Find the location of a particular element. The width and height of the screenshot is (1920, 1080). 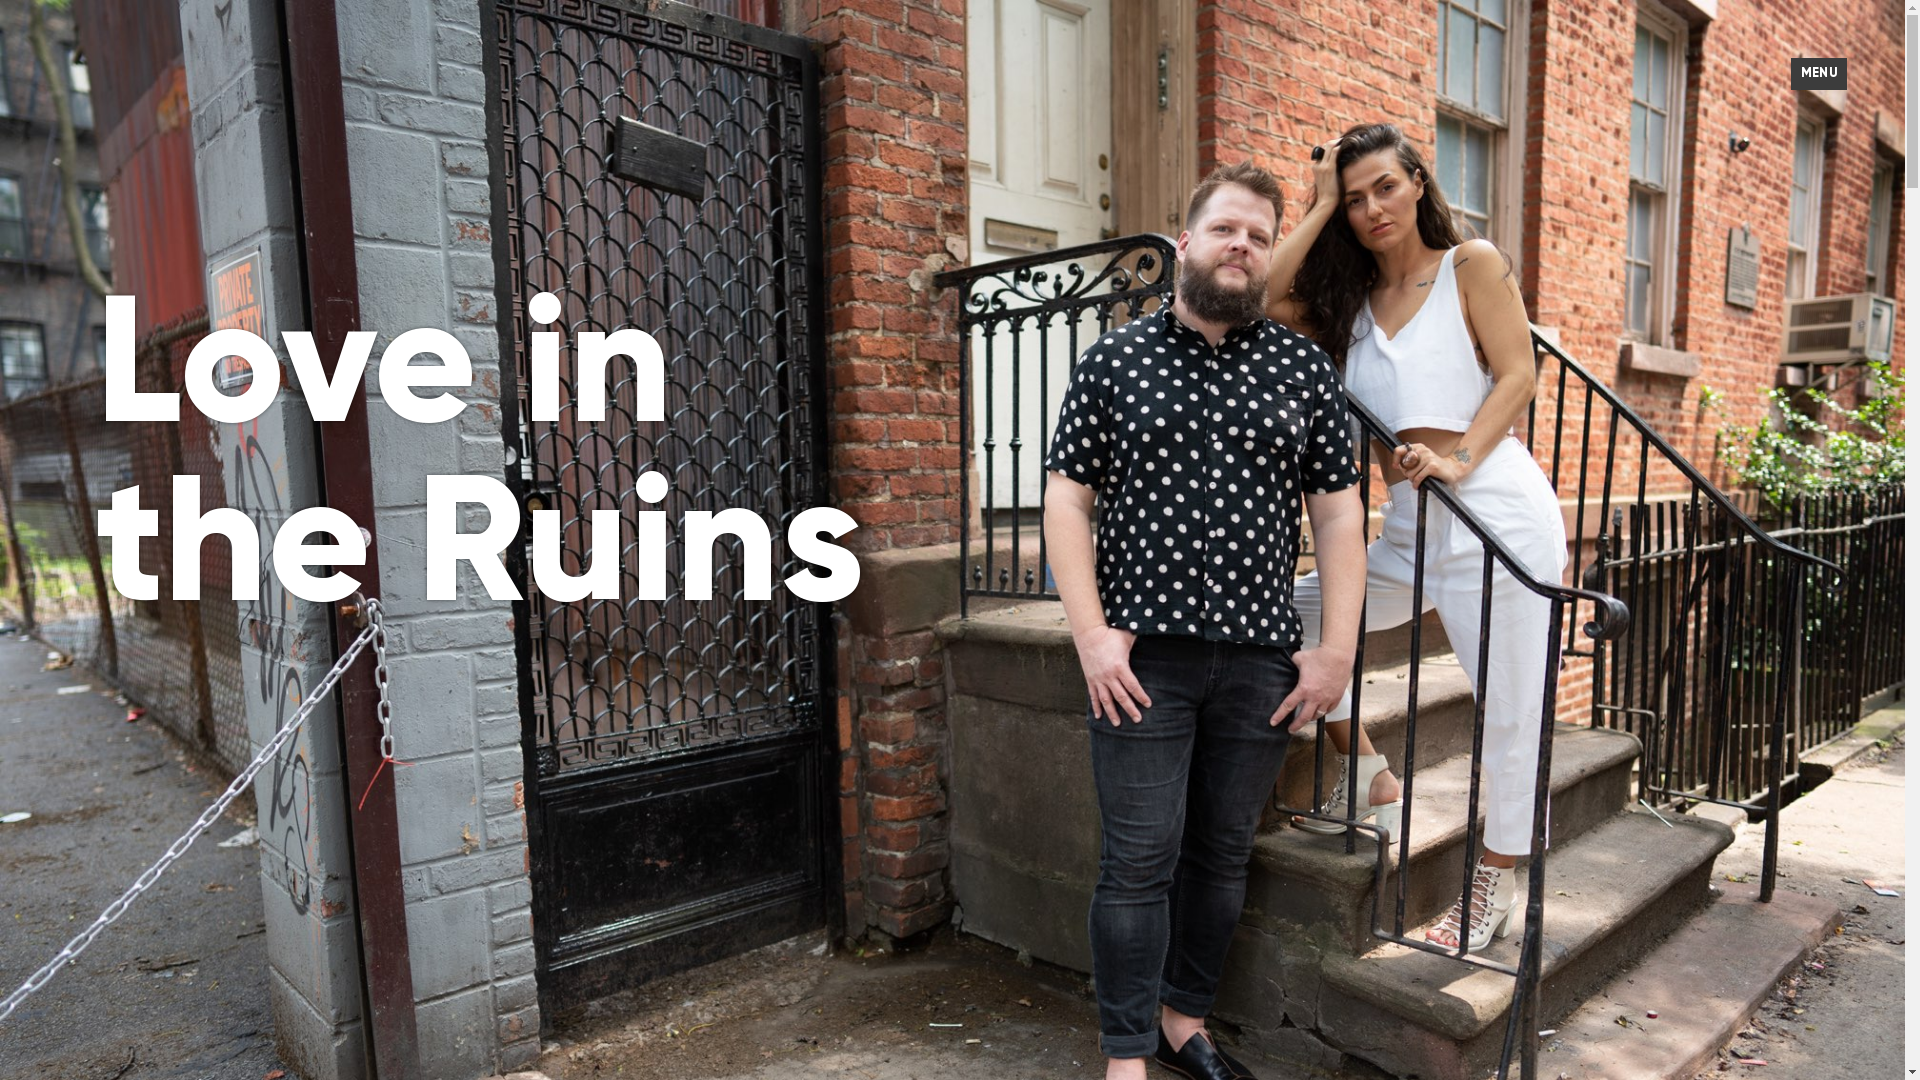

'VIEW is located at coordinates (1819, 72).